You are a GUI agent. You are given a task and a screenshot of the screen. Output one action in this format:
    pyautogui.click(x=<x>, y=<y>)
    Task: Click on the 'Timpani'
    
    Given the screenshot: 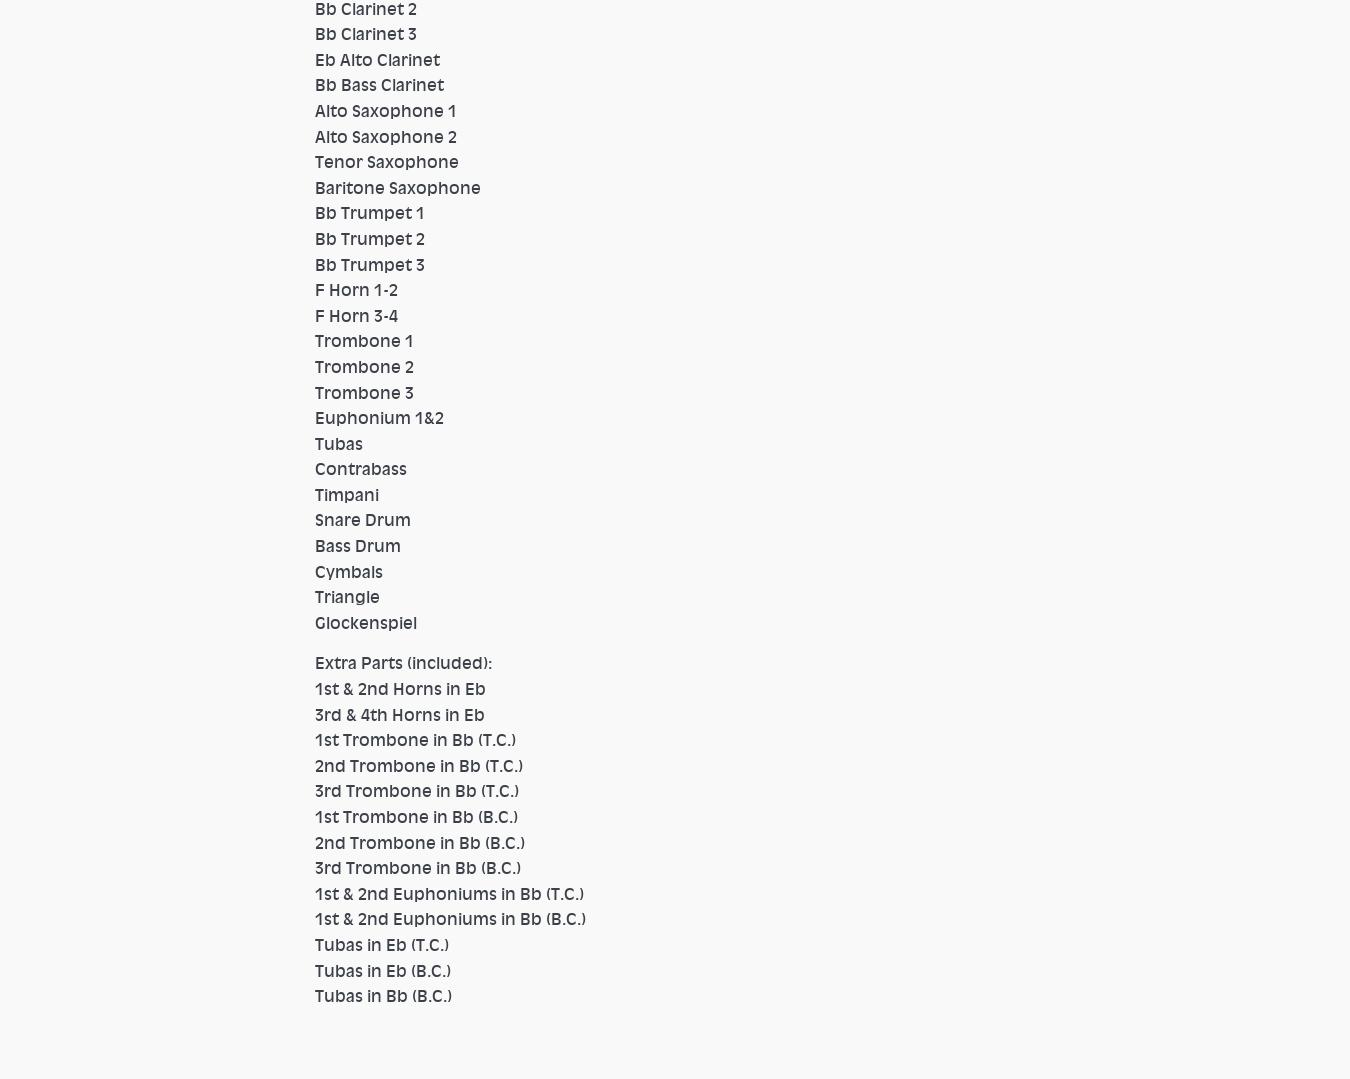 What is the action you would take?
    pyautogui.click(x=313, y=492)
    